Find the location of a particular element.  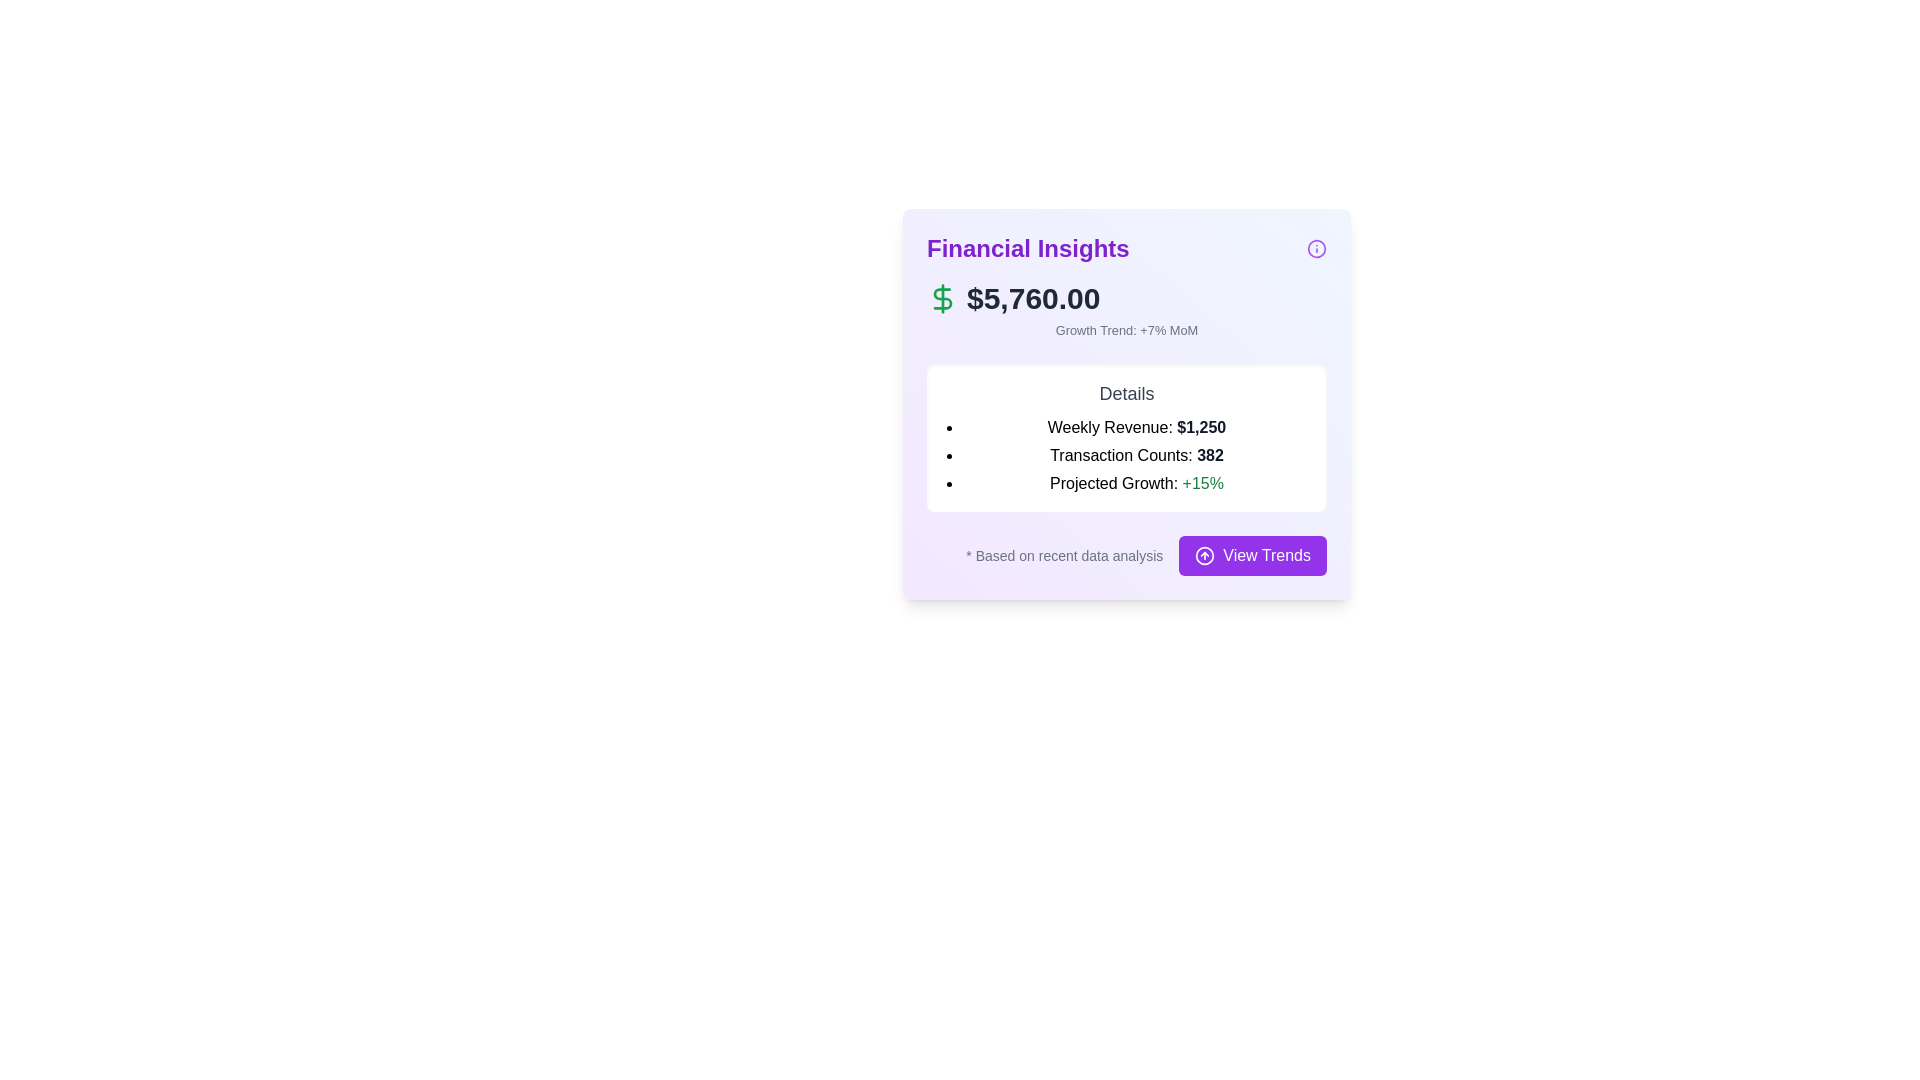

the decorative circular vector graphic element within the 'Financial Insights' card interface, located at the upper-right corner, adjacent to the close button is located at coordinates (1316, 248).